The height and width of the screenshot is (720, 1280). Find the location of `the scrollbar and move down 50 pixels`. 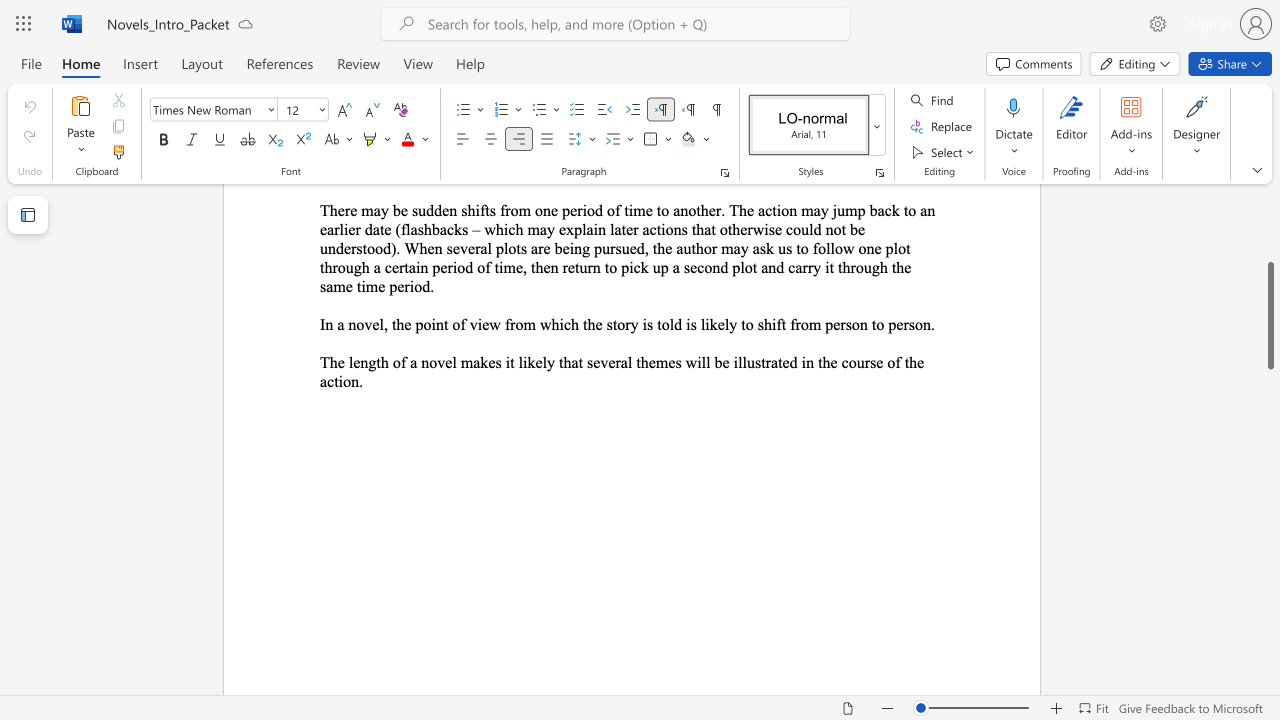

the scrollbar and move down 50 pixels is located at coordinates (1269, 324).